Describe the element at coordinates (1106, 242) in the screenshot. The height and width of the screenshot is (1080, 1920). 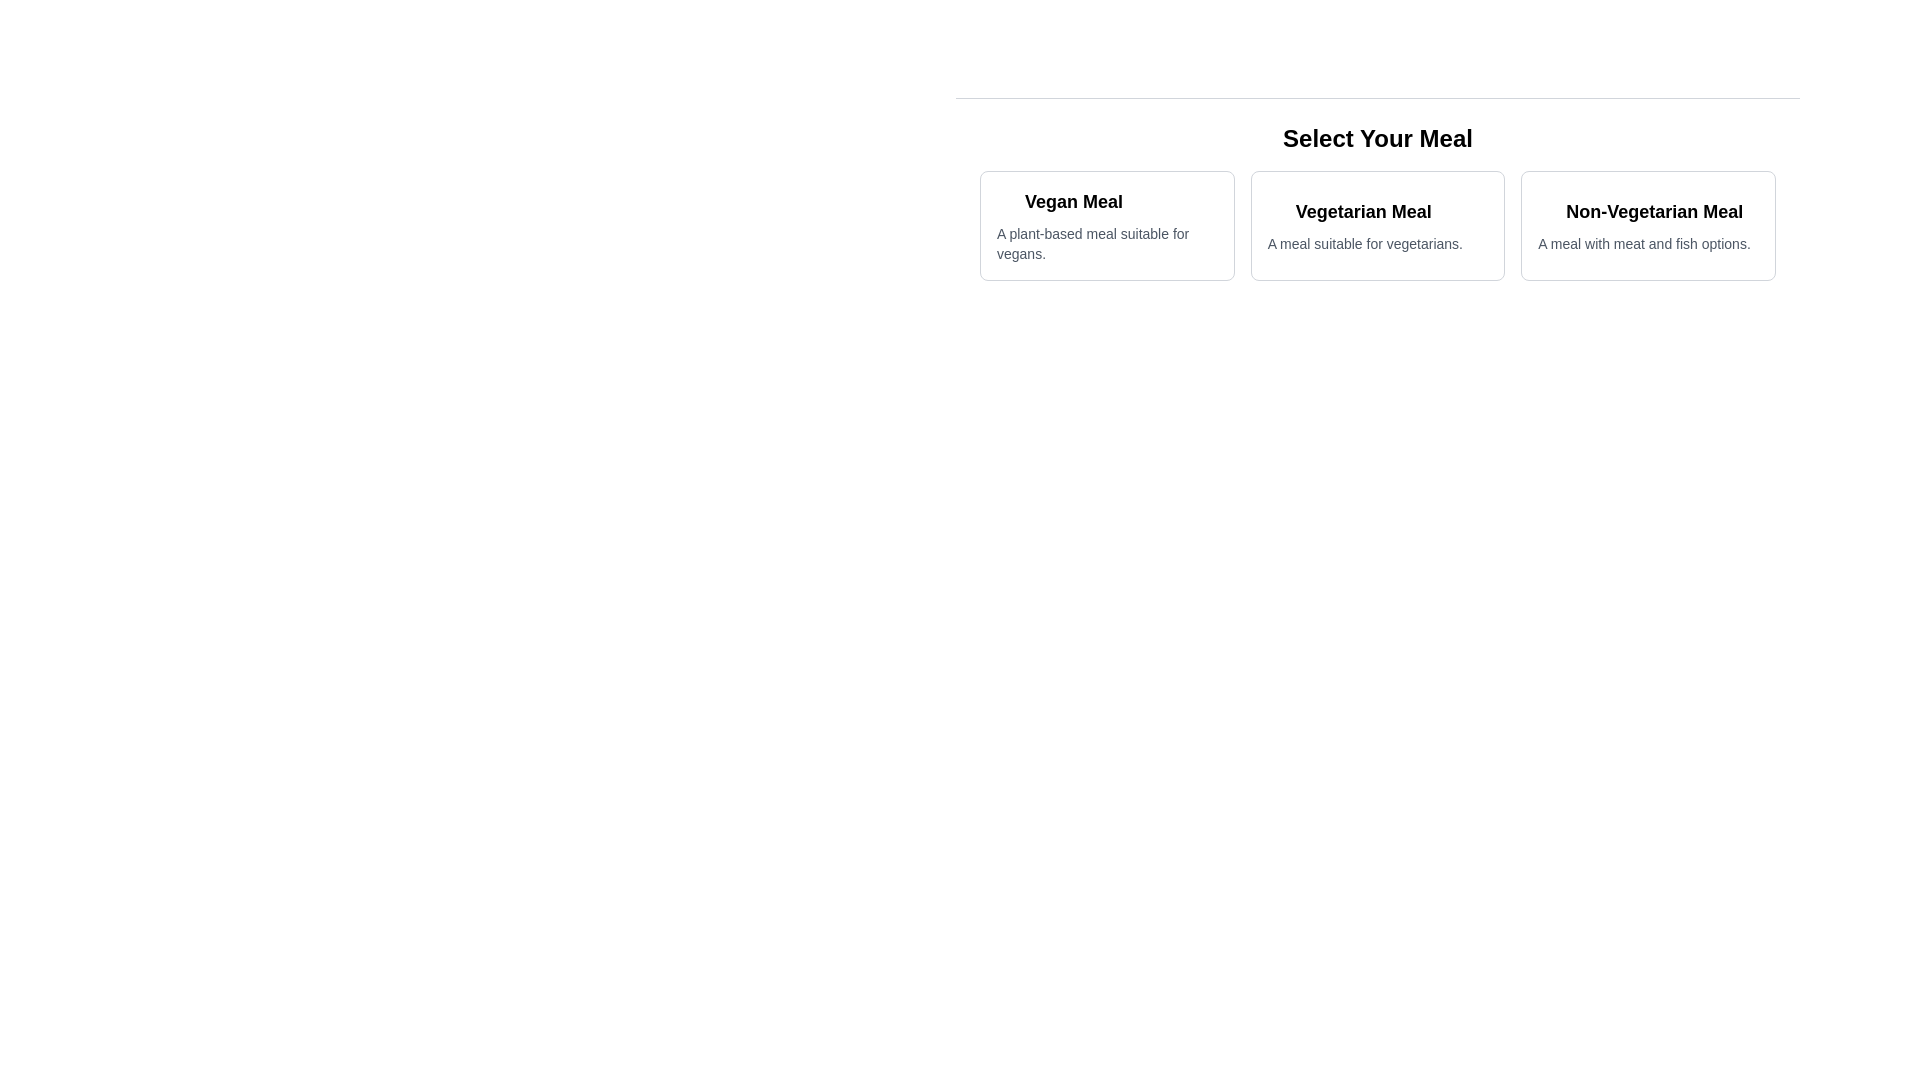
I see `the informational text label providing details about the 'Vegan Meal' option, located directly below the 'Vegan Meal' title in the leftmost card` at that location.